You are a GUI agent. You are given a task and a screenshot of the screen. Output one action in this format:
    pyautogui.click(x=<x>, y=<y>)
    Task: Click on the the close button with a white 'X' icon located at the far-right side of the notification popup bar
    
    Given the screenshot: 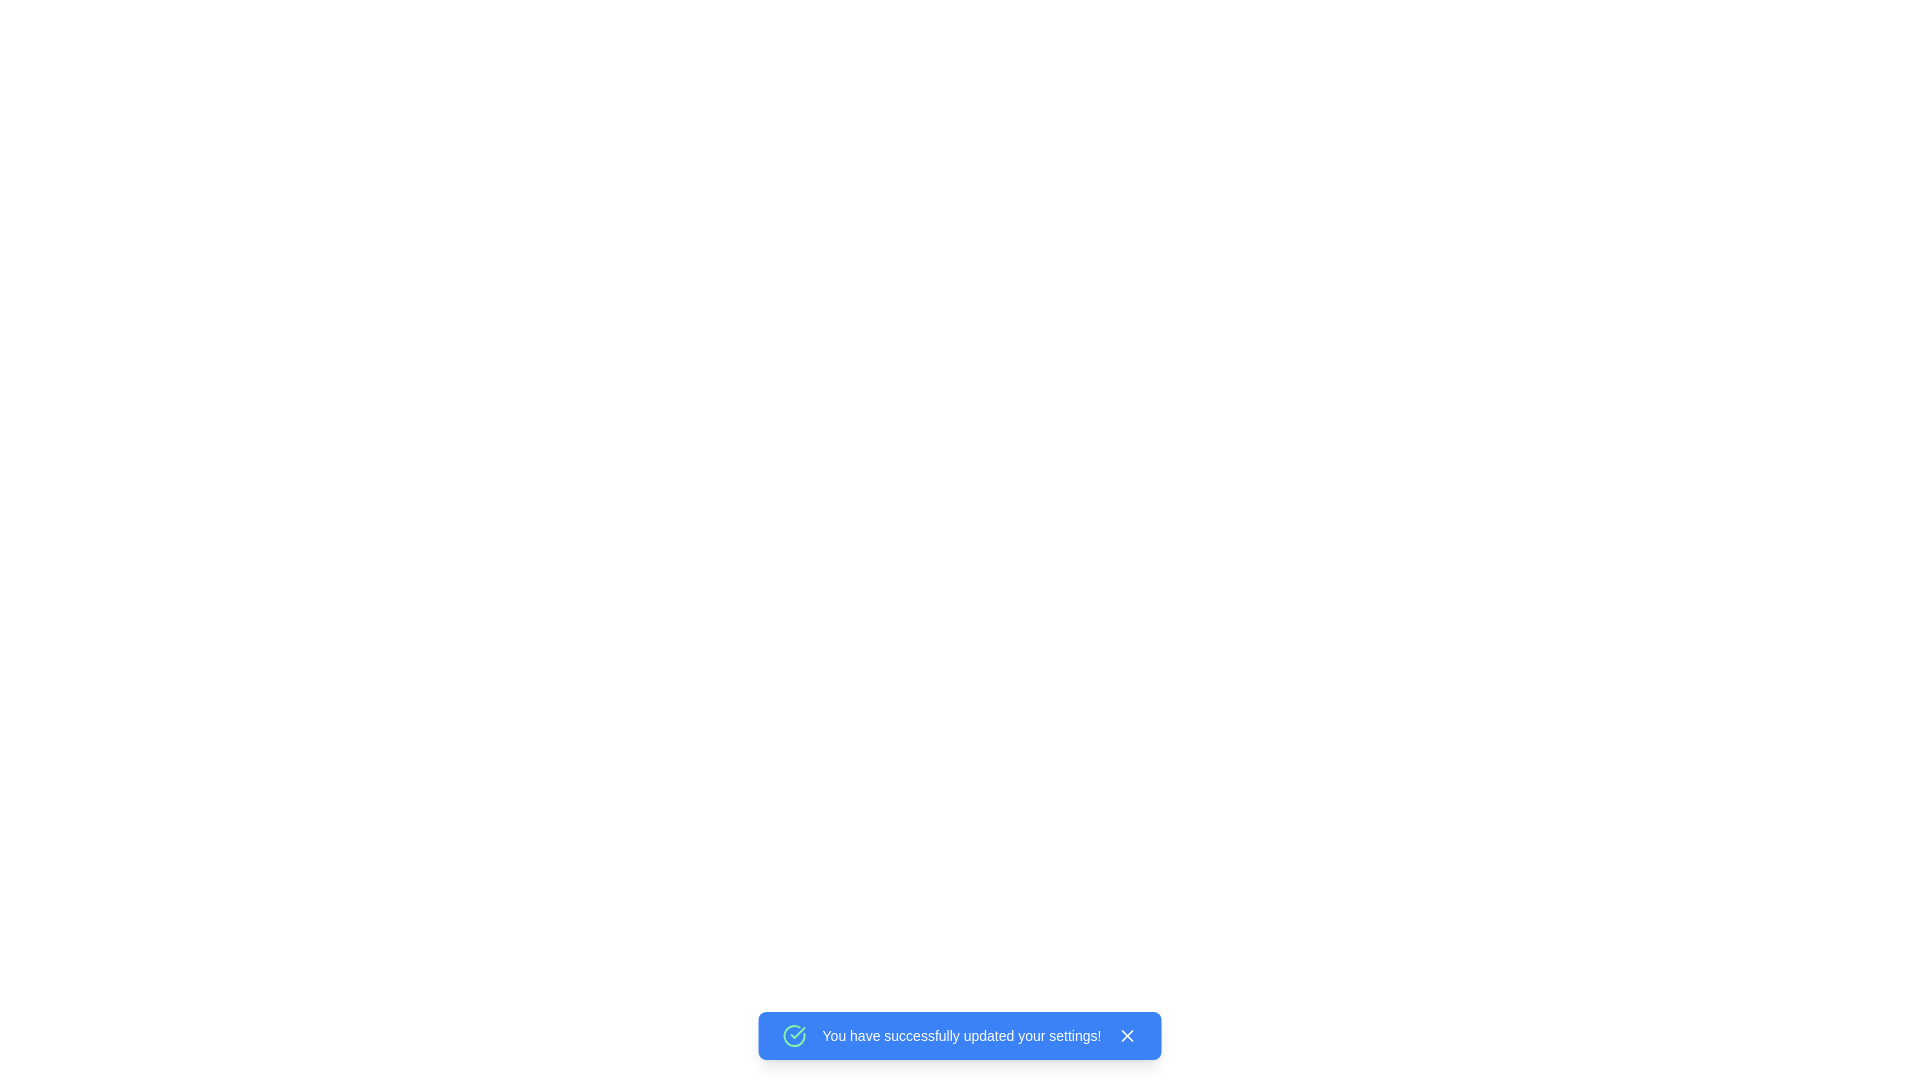 What is the action you would take?
    pyautogui.click(x=1127, y=1035)
    